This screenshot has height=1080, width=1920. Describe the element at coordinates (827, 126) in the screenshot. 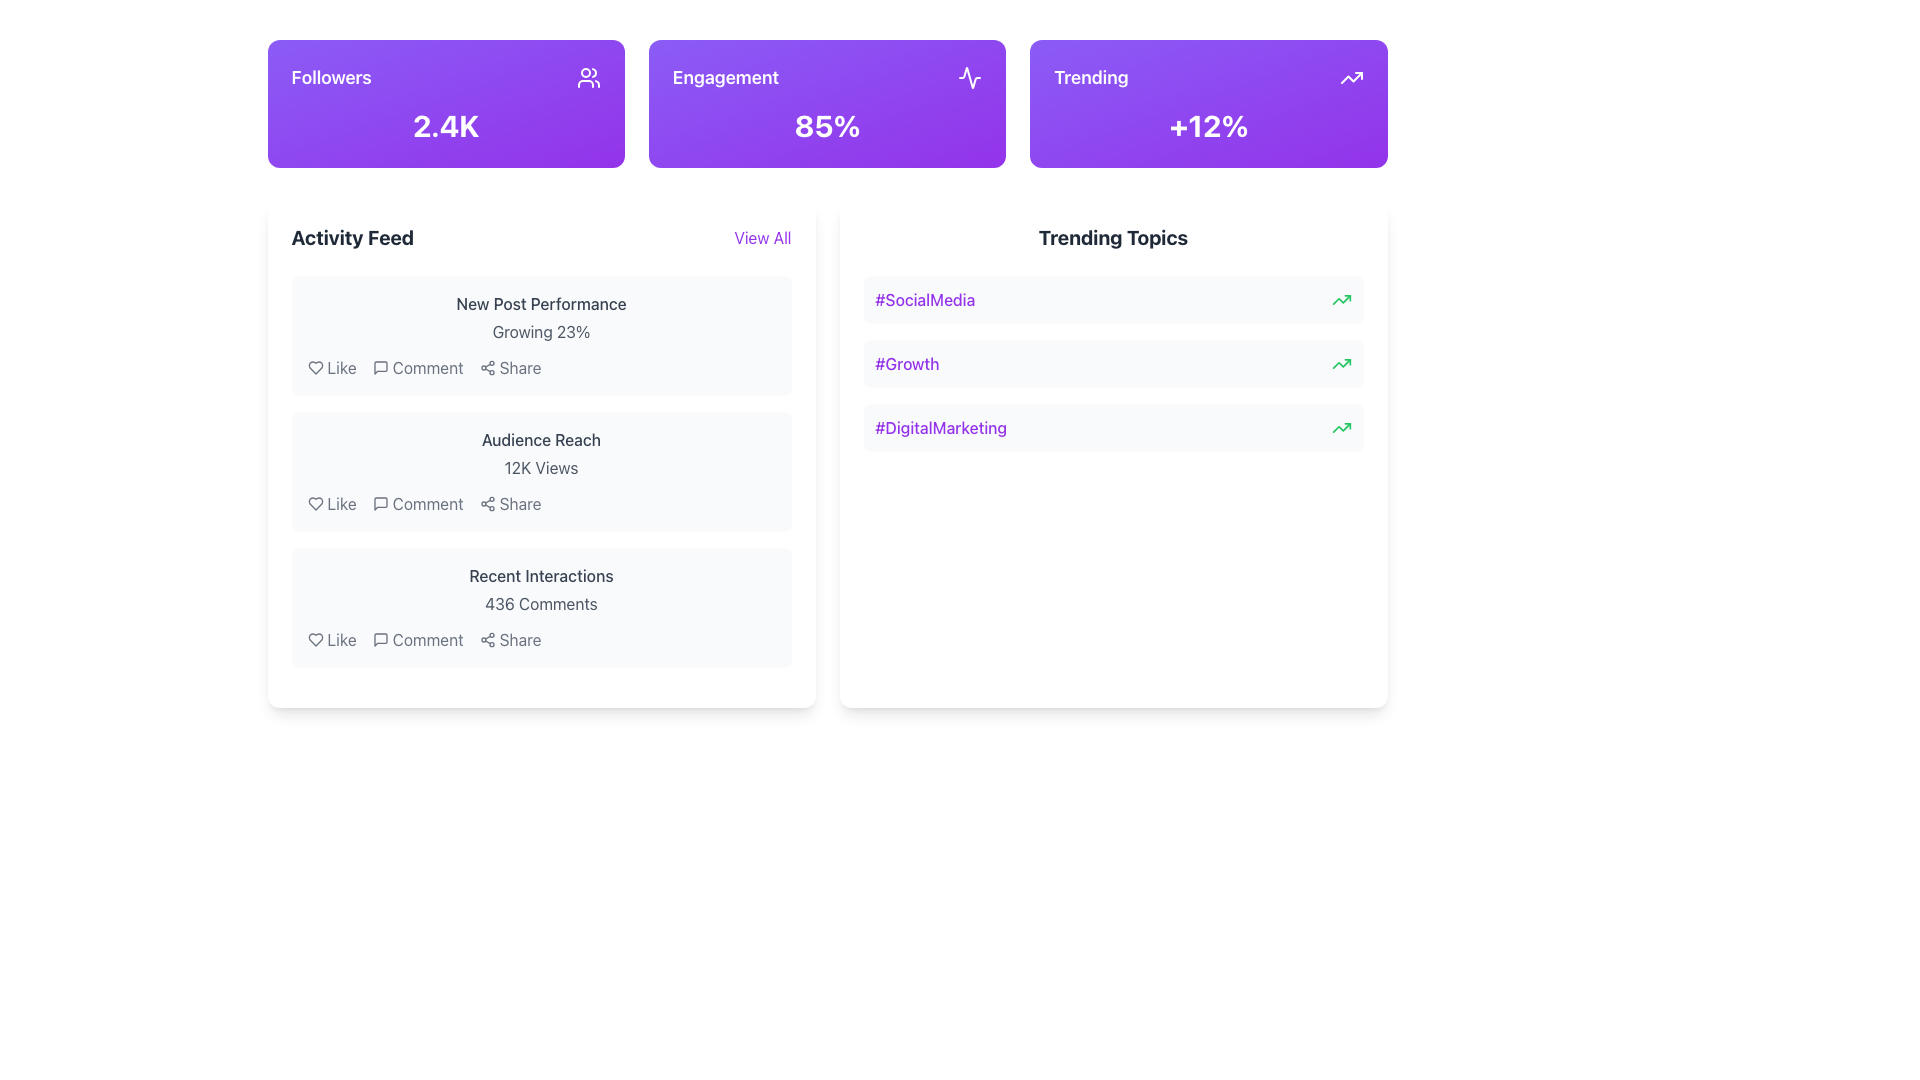

I see `the Text Label displaying '85%' in bold white font, located within the 'Engagement' card, positioned centrally in the top row of cards` at that location.